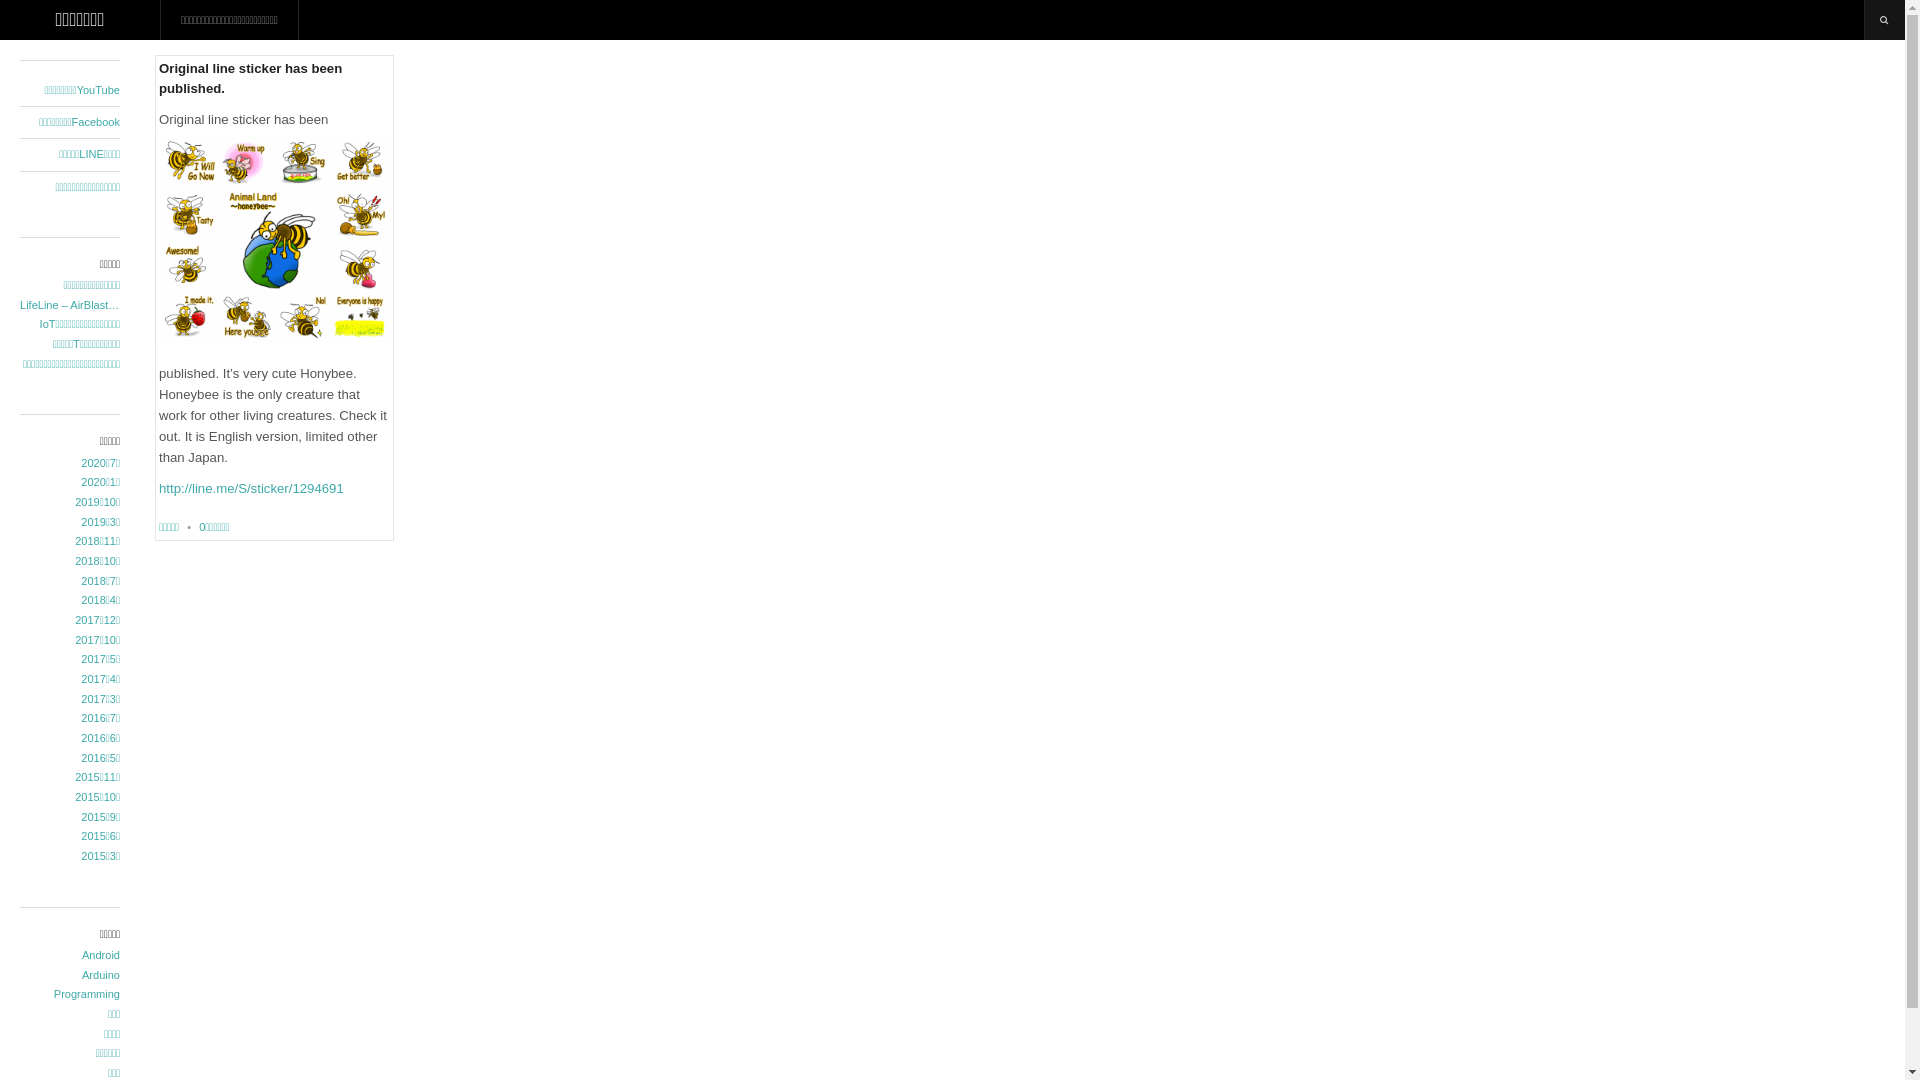 The width and height of the screenshot is (1920, 1080). What do you see at coordinates (70, 974) in the screenshot?
I see `'Arduino'` at bounding box center [70, 974].